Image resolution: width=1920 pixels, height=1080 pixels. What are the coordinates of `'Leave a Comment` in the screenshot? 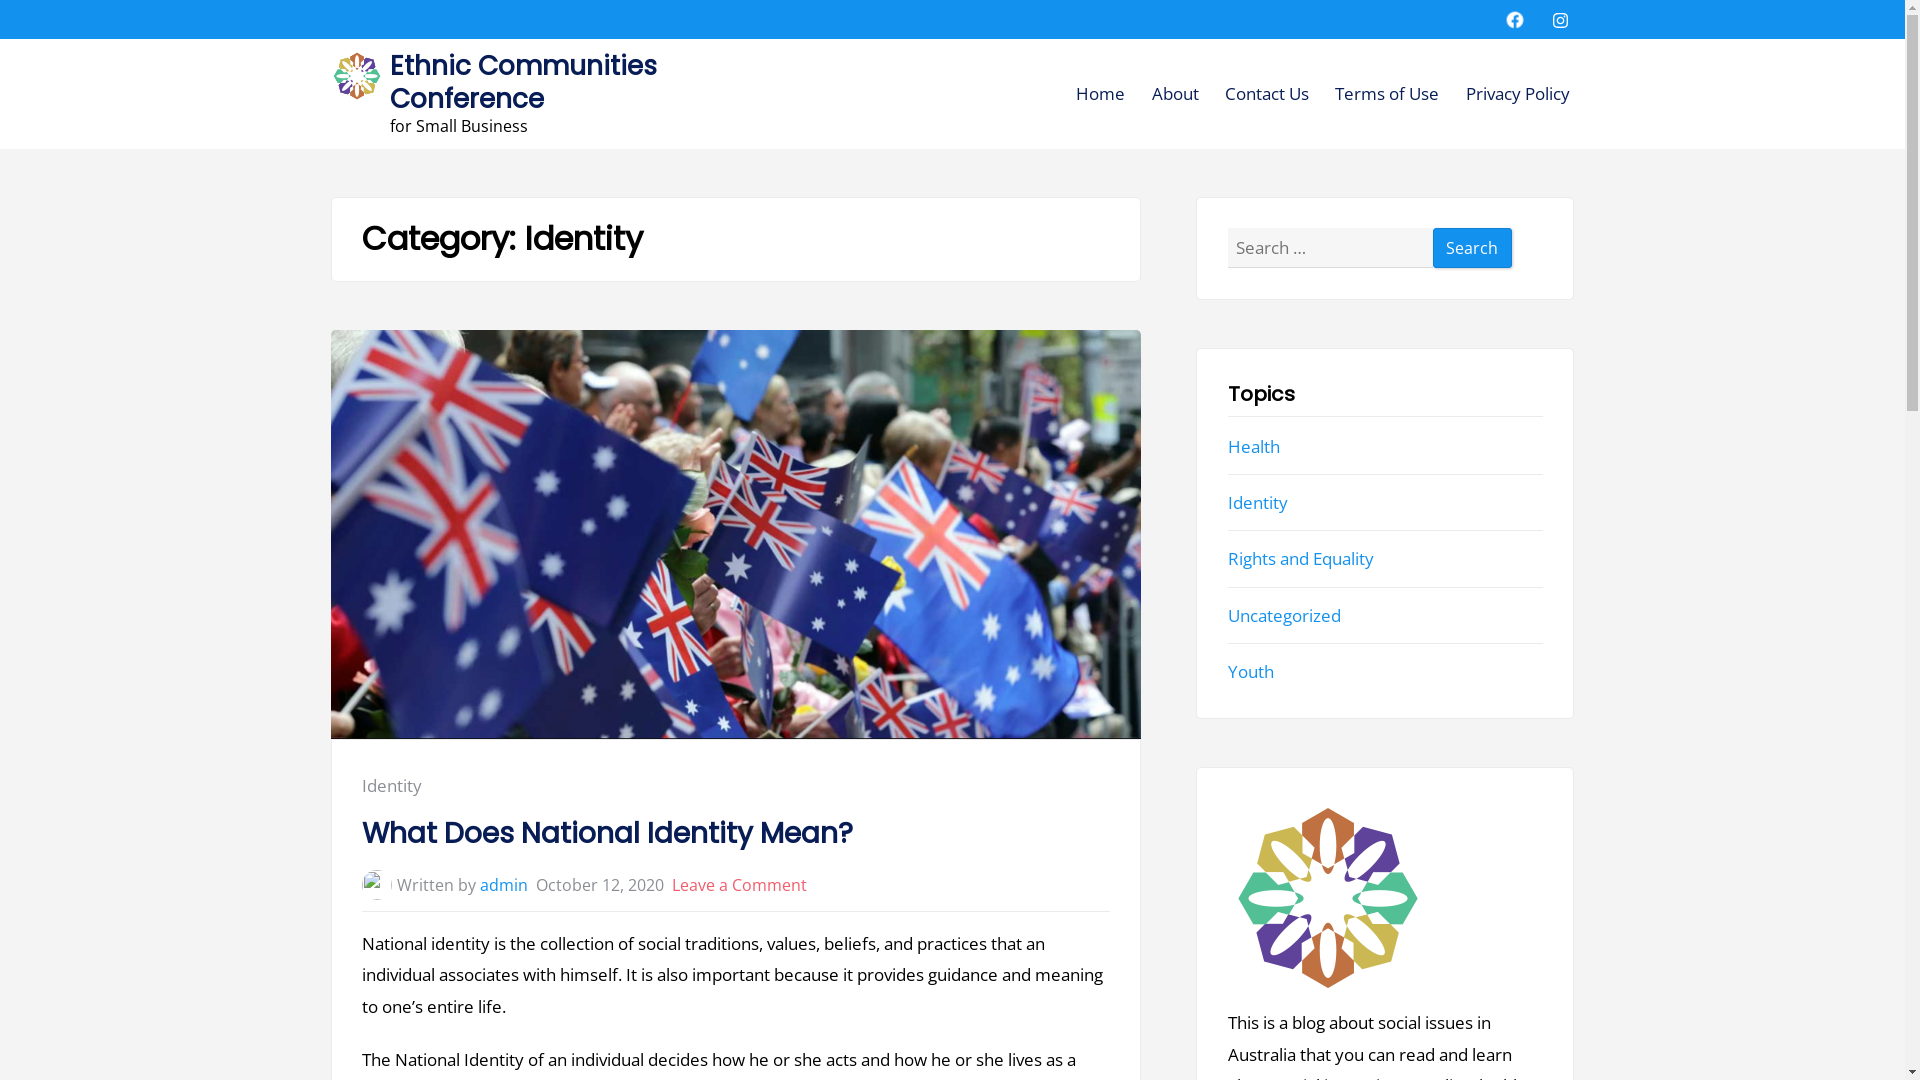 It's located at (738, 883).